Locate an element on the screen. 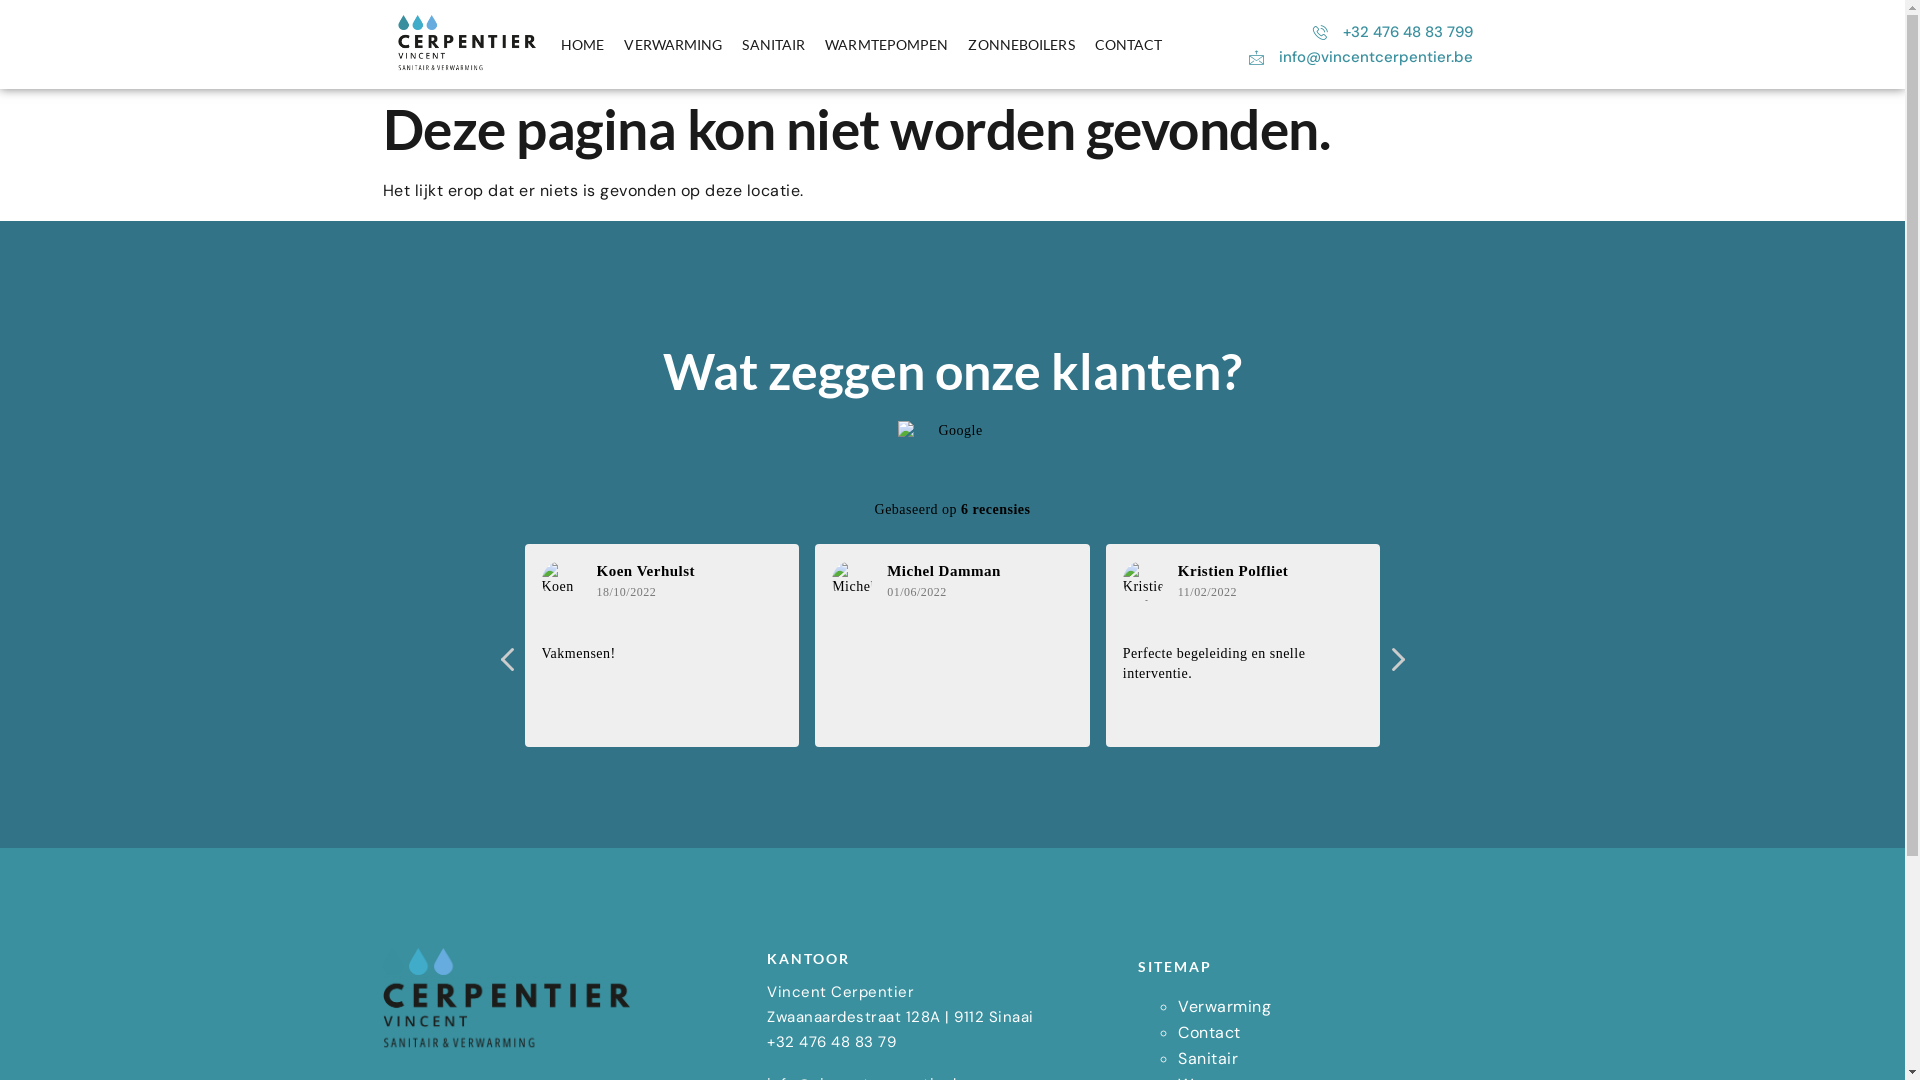 The image size is (1920, 1080). '+32 476 48 83 799' is located at coordinates (1390, 32).